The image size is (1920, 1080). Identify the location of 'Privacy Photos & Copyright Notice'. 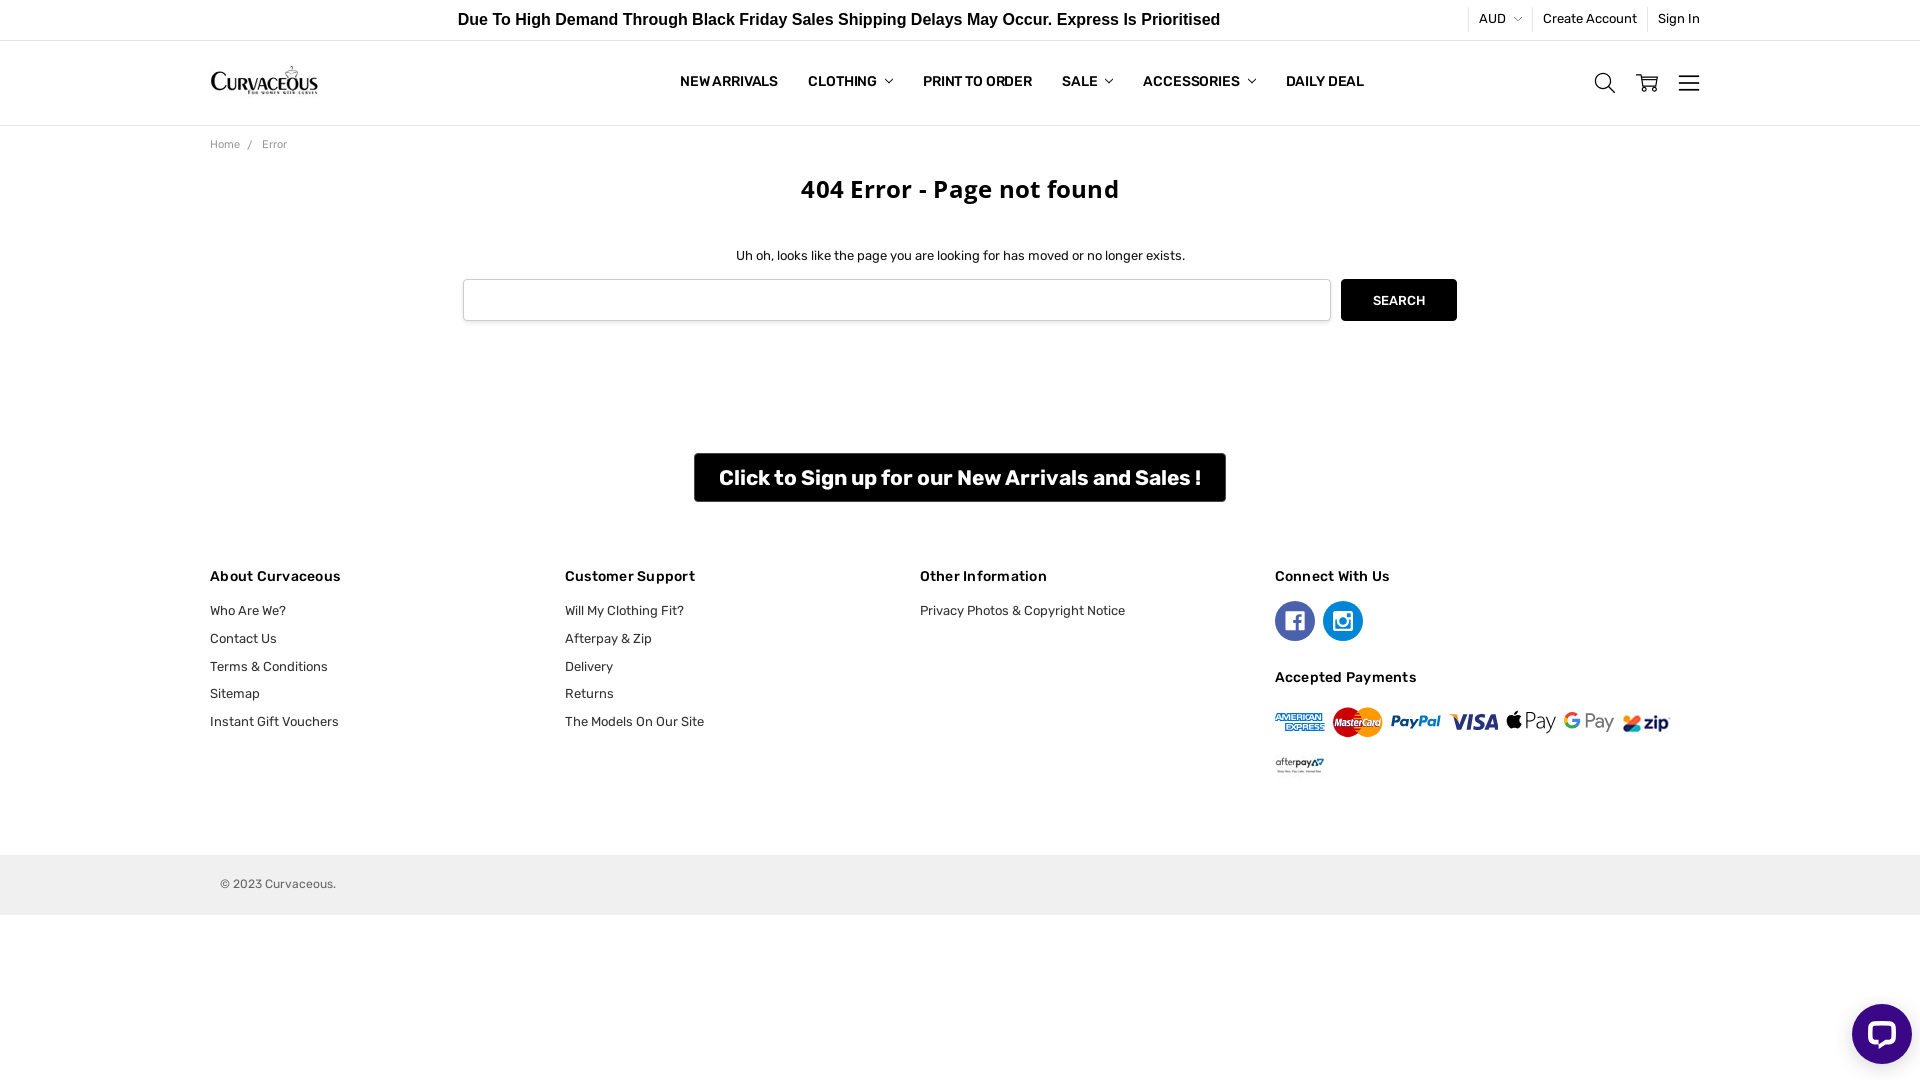
(1022, 609).